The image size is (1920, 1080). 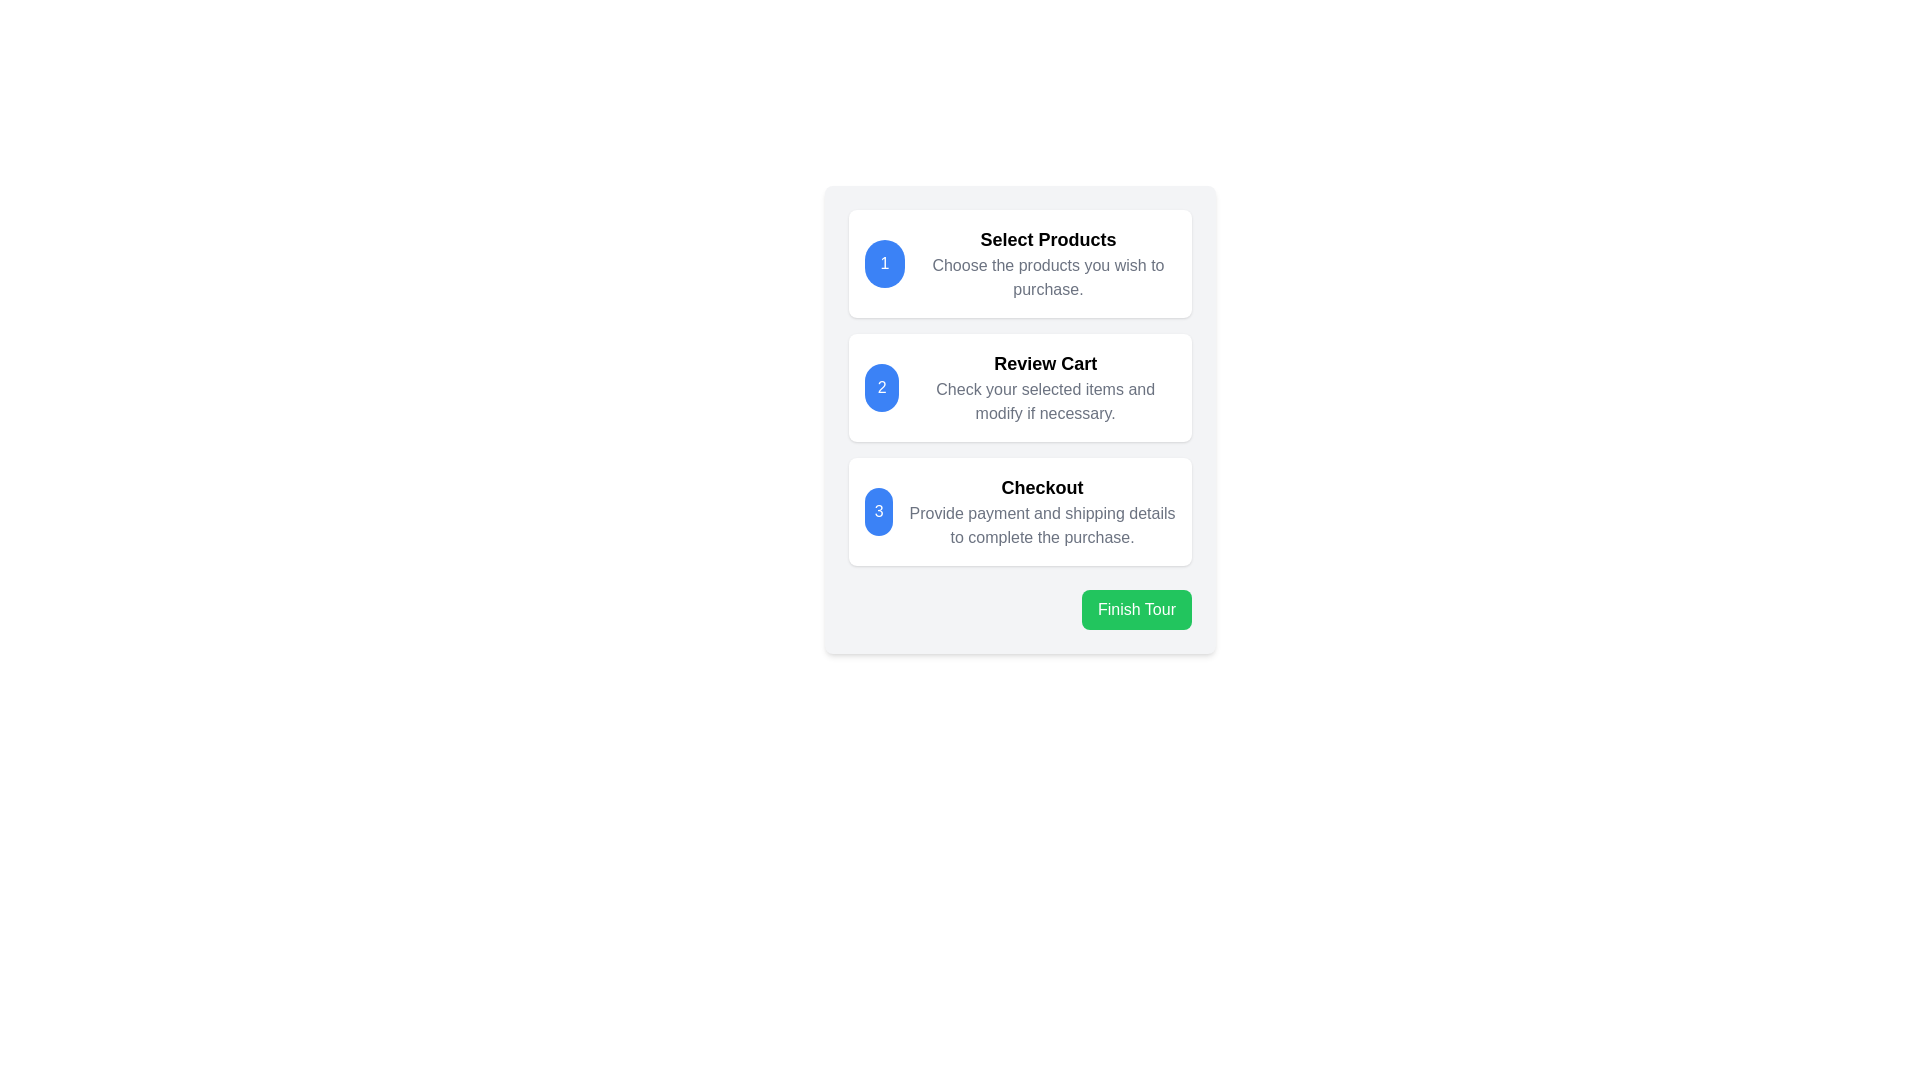 What do you see at coordinates (879, 511) in the screenshot?
I see `the content and style of the Circular Step Indicator that indicates the third step in the process, positioned in the lower left corner before the text 'Checkout Provide payment and shipping details to complete the purchase.'` at bounding box center [879, 511].